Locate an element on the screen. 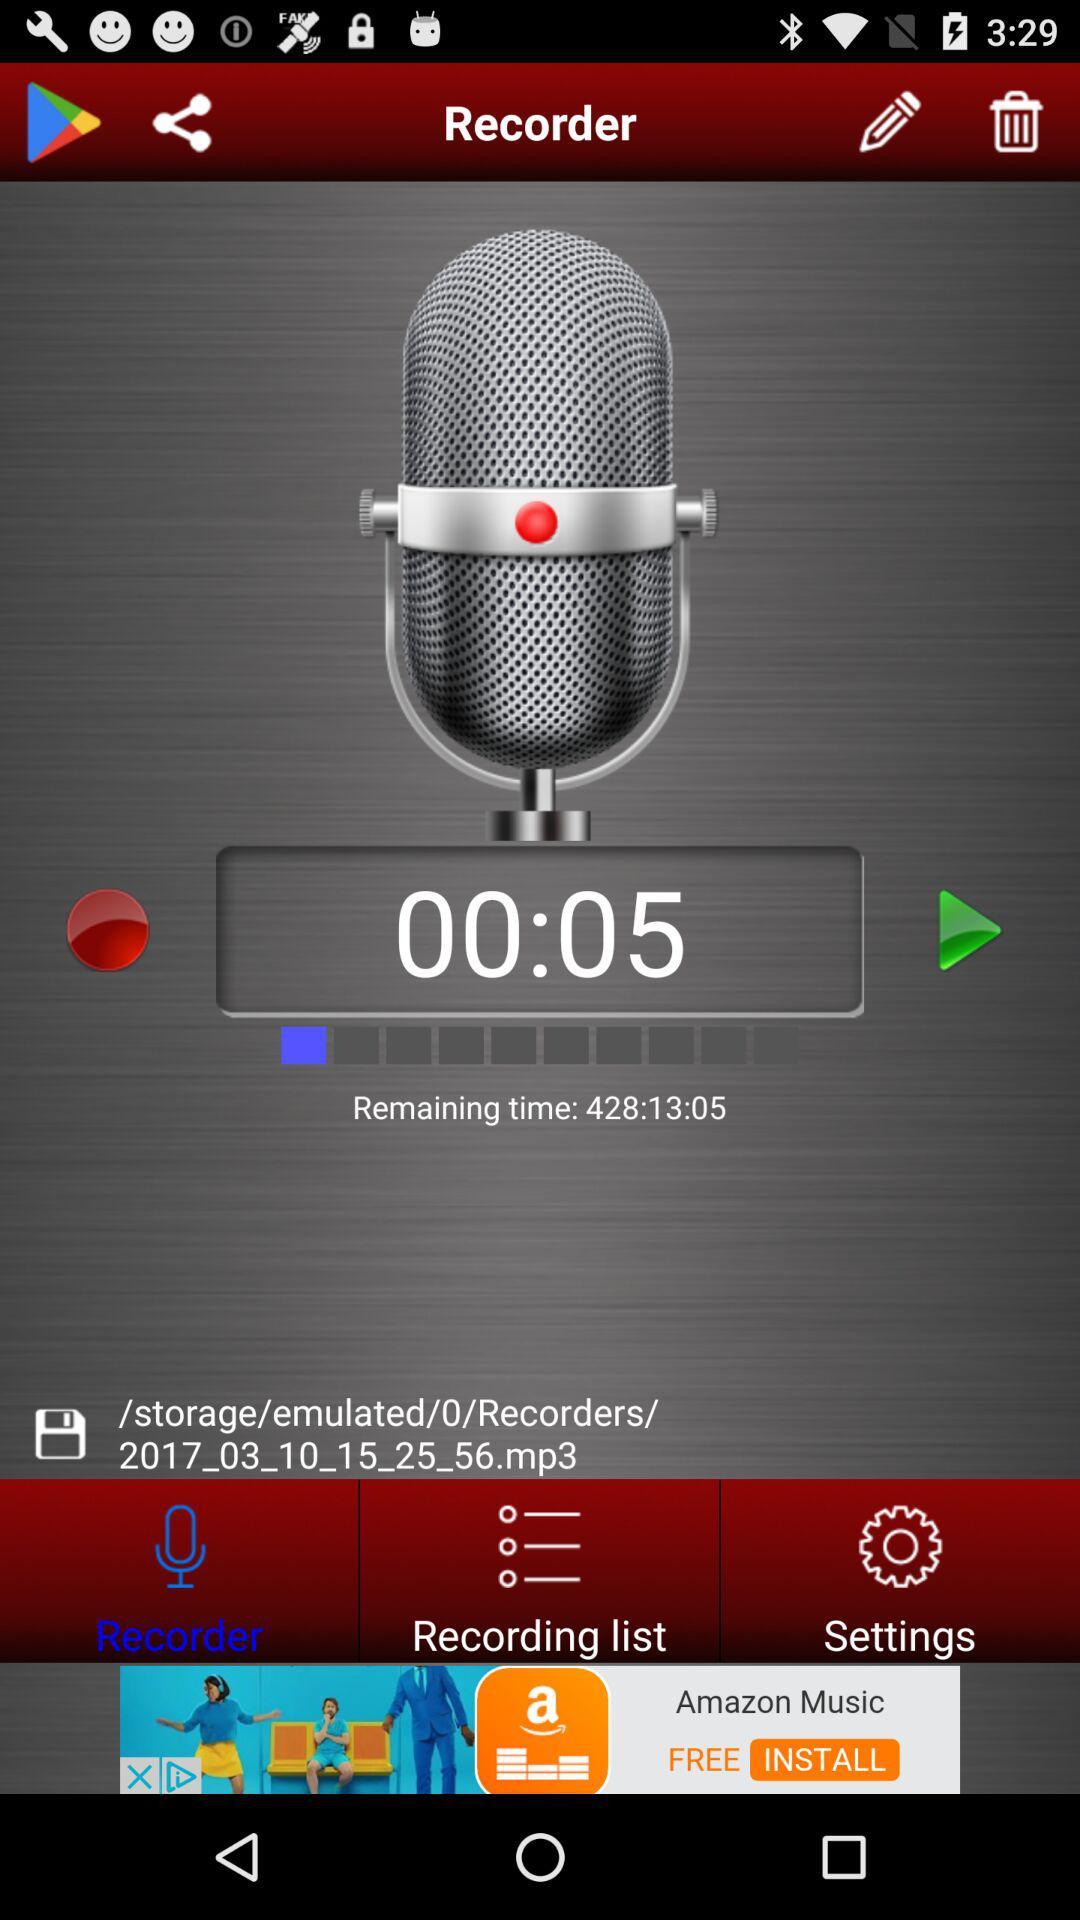 The width and height of the screenshot is (1080, 1920). open the recording list is located at coordinates (538, 1569).